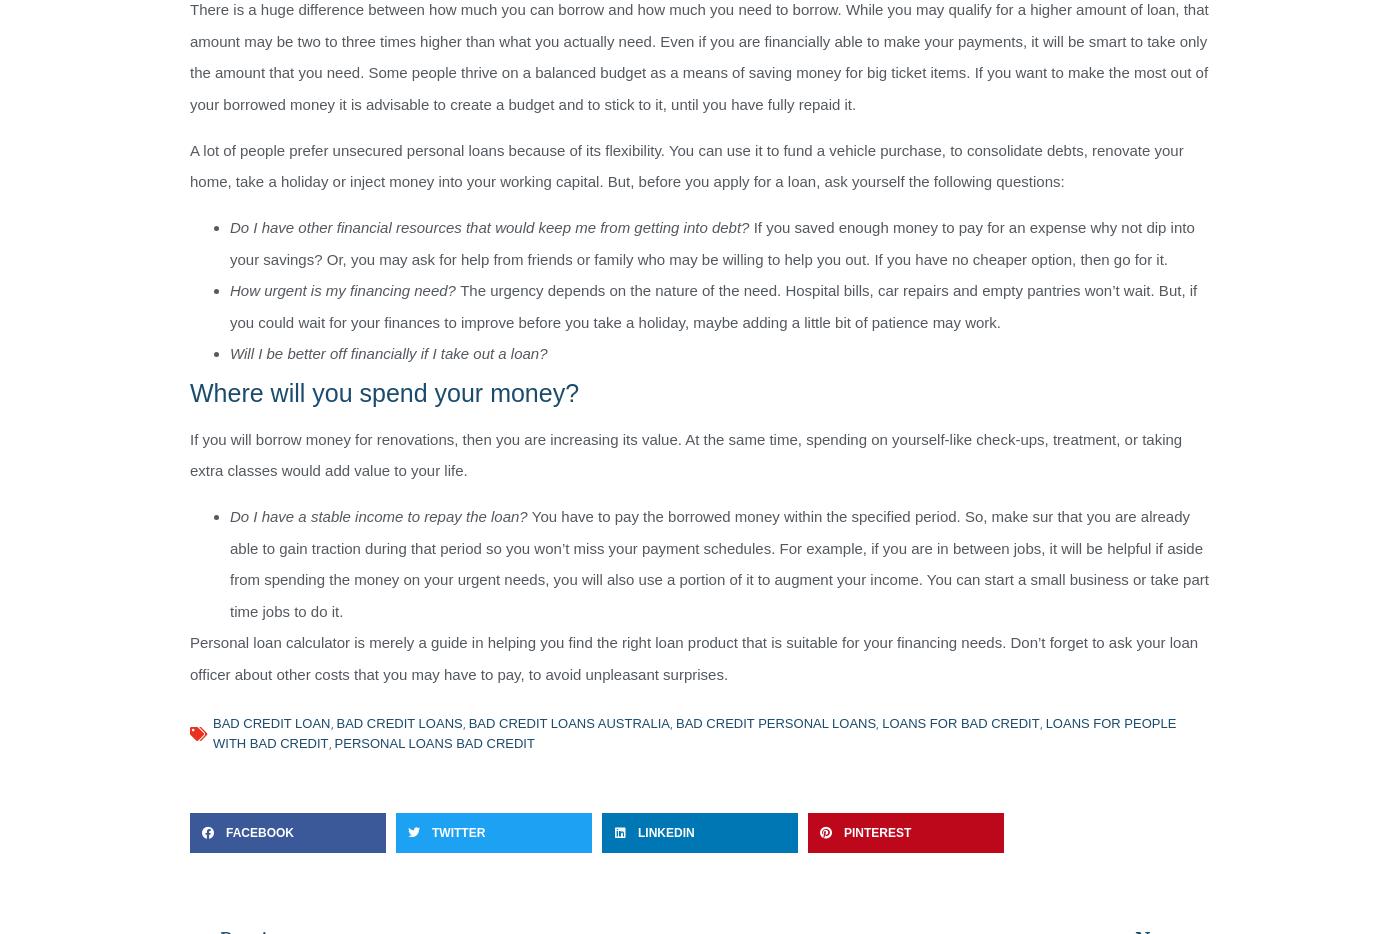 The height and width of the screenshot is (934, 1400). What do you see at coordinates (189, 165) in the screenshot?
I see `'A lot of people prefer unsecured personal loans because of its flexibility. You can use it to fund a vehicle purchase, to consolidate debts, renovate your home, take a holiday or inject money into your working capital. But, before you apply for a loan, ask yourself the following questions:'` at bounding box center [189, 165].